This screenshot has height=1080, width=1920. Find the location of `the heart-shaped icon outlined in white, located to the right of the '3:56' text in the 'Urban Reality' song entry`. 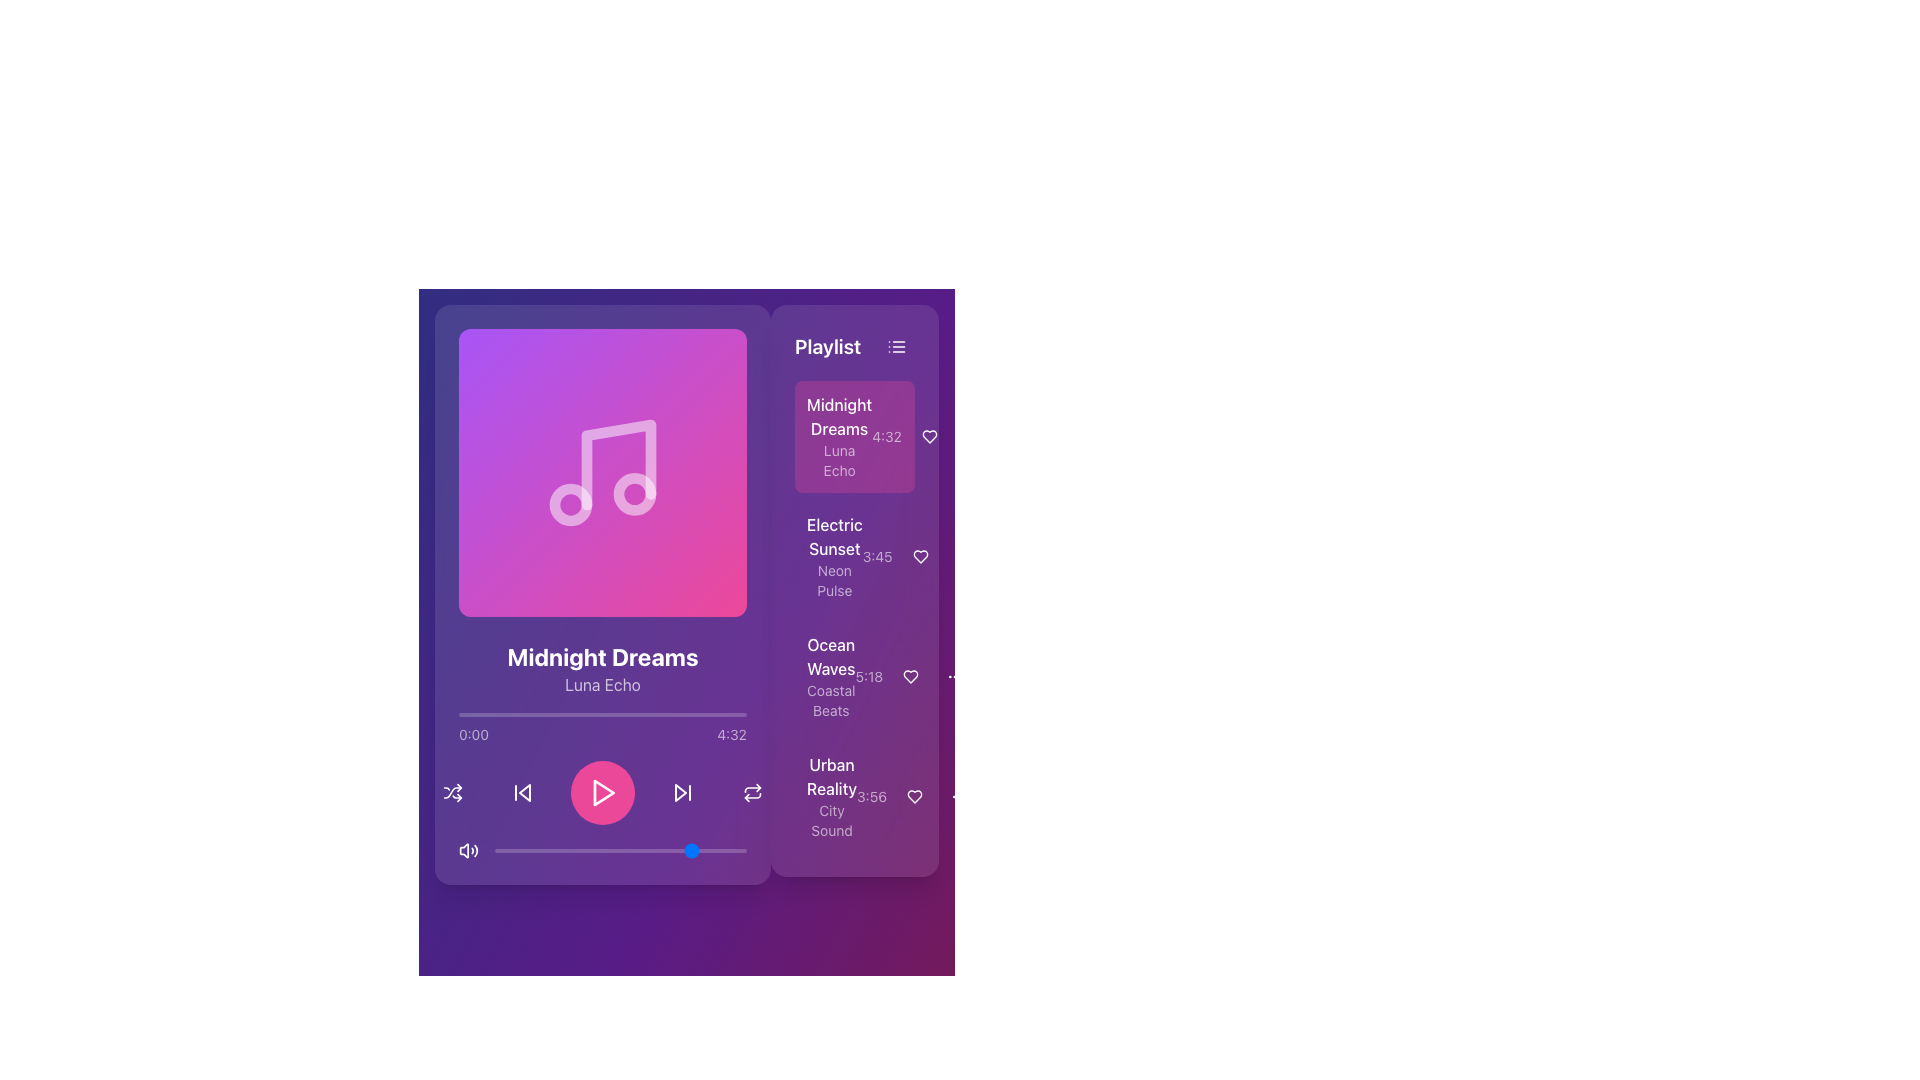

the heart-shaped icon outlined in white, located to the right of the '3:56' text in the 'Urban Reality' song entry is located at coordinates (915, 796).